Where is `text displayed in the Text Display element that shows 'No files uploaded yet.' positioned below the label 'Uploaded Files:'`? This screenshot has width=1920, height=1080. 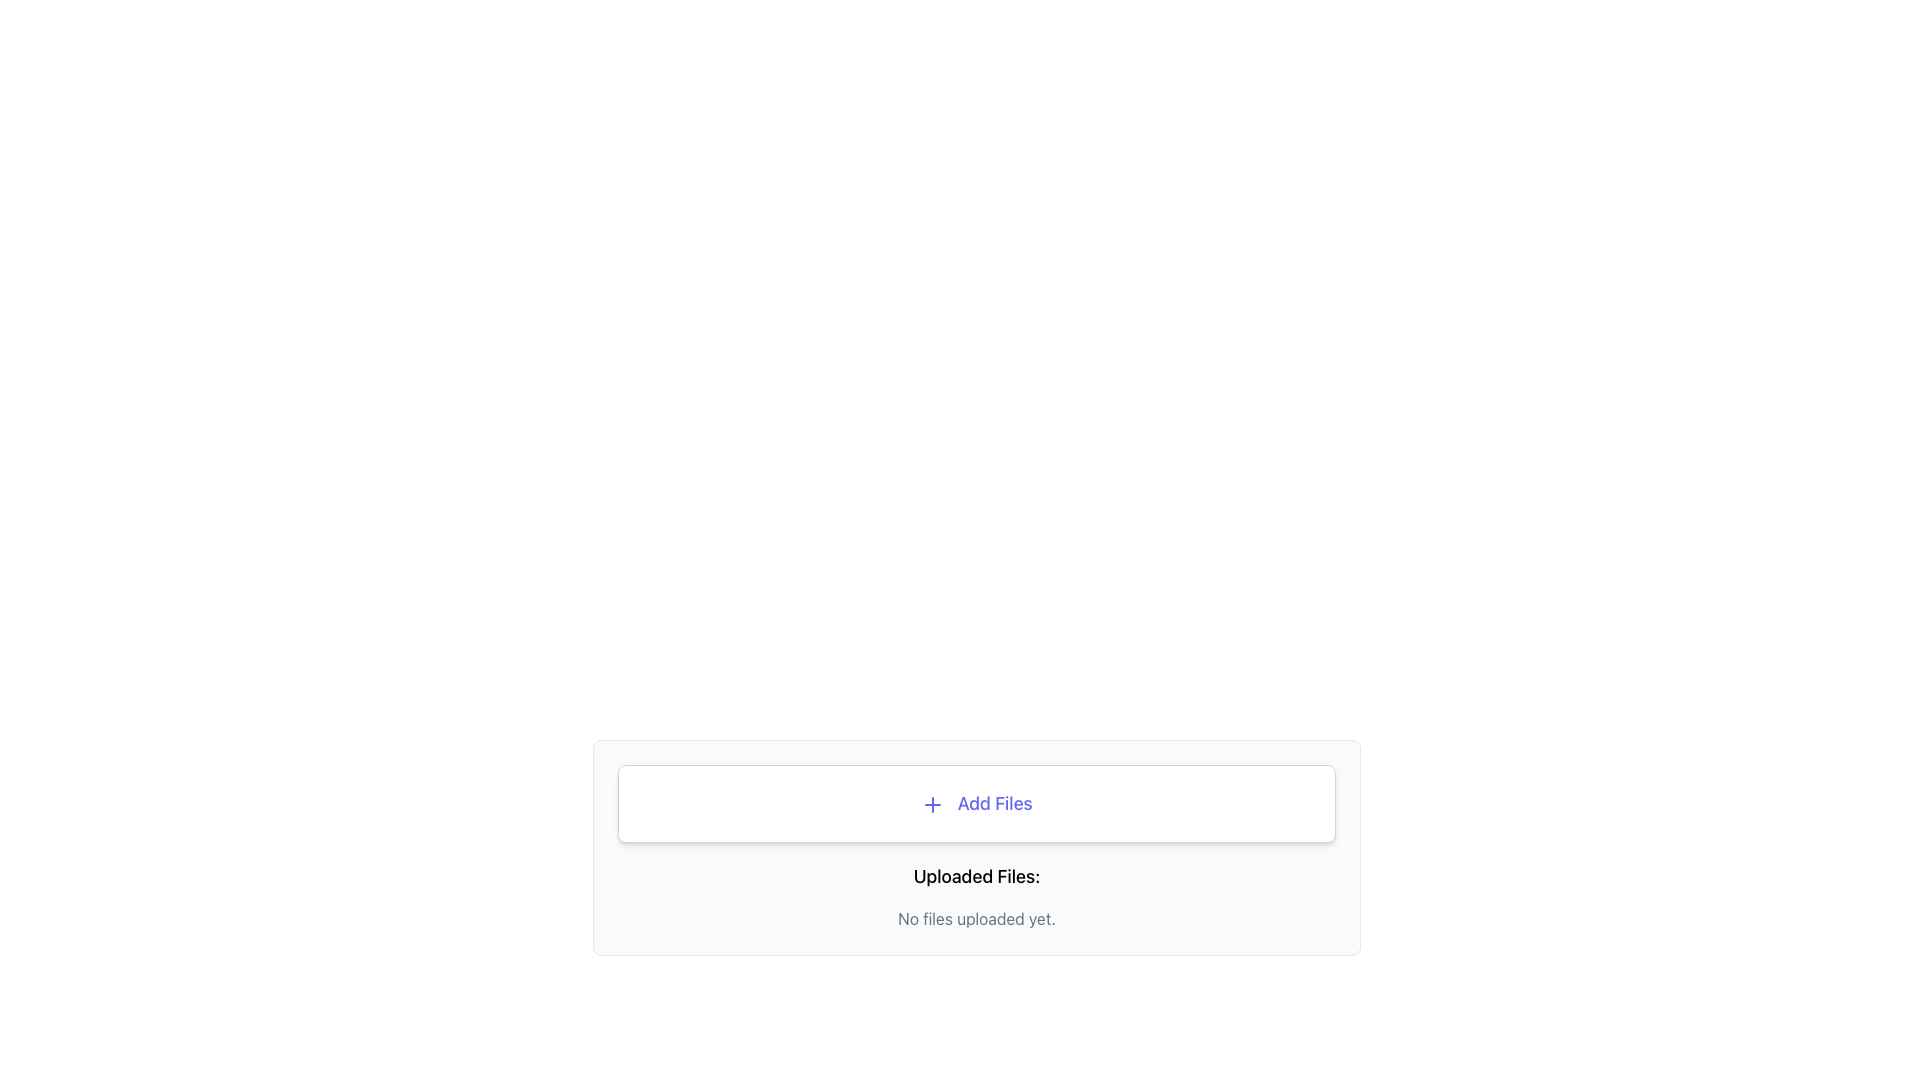
text displayed in the Text Display element that shows 'No files uploaded yet.' positioned below the label 'Uploaded Files:' is located at coordinates (977, 918).